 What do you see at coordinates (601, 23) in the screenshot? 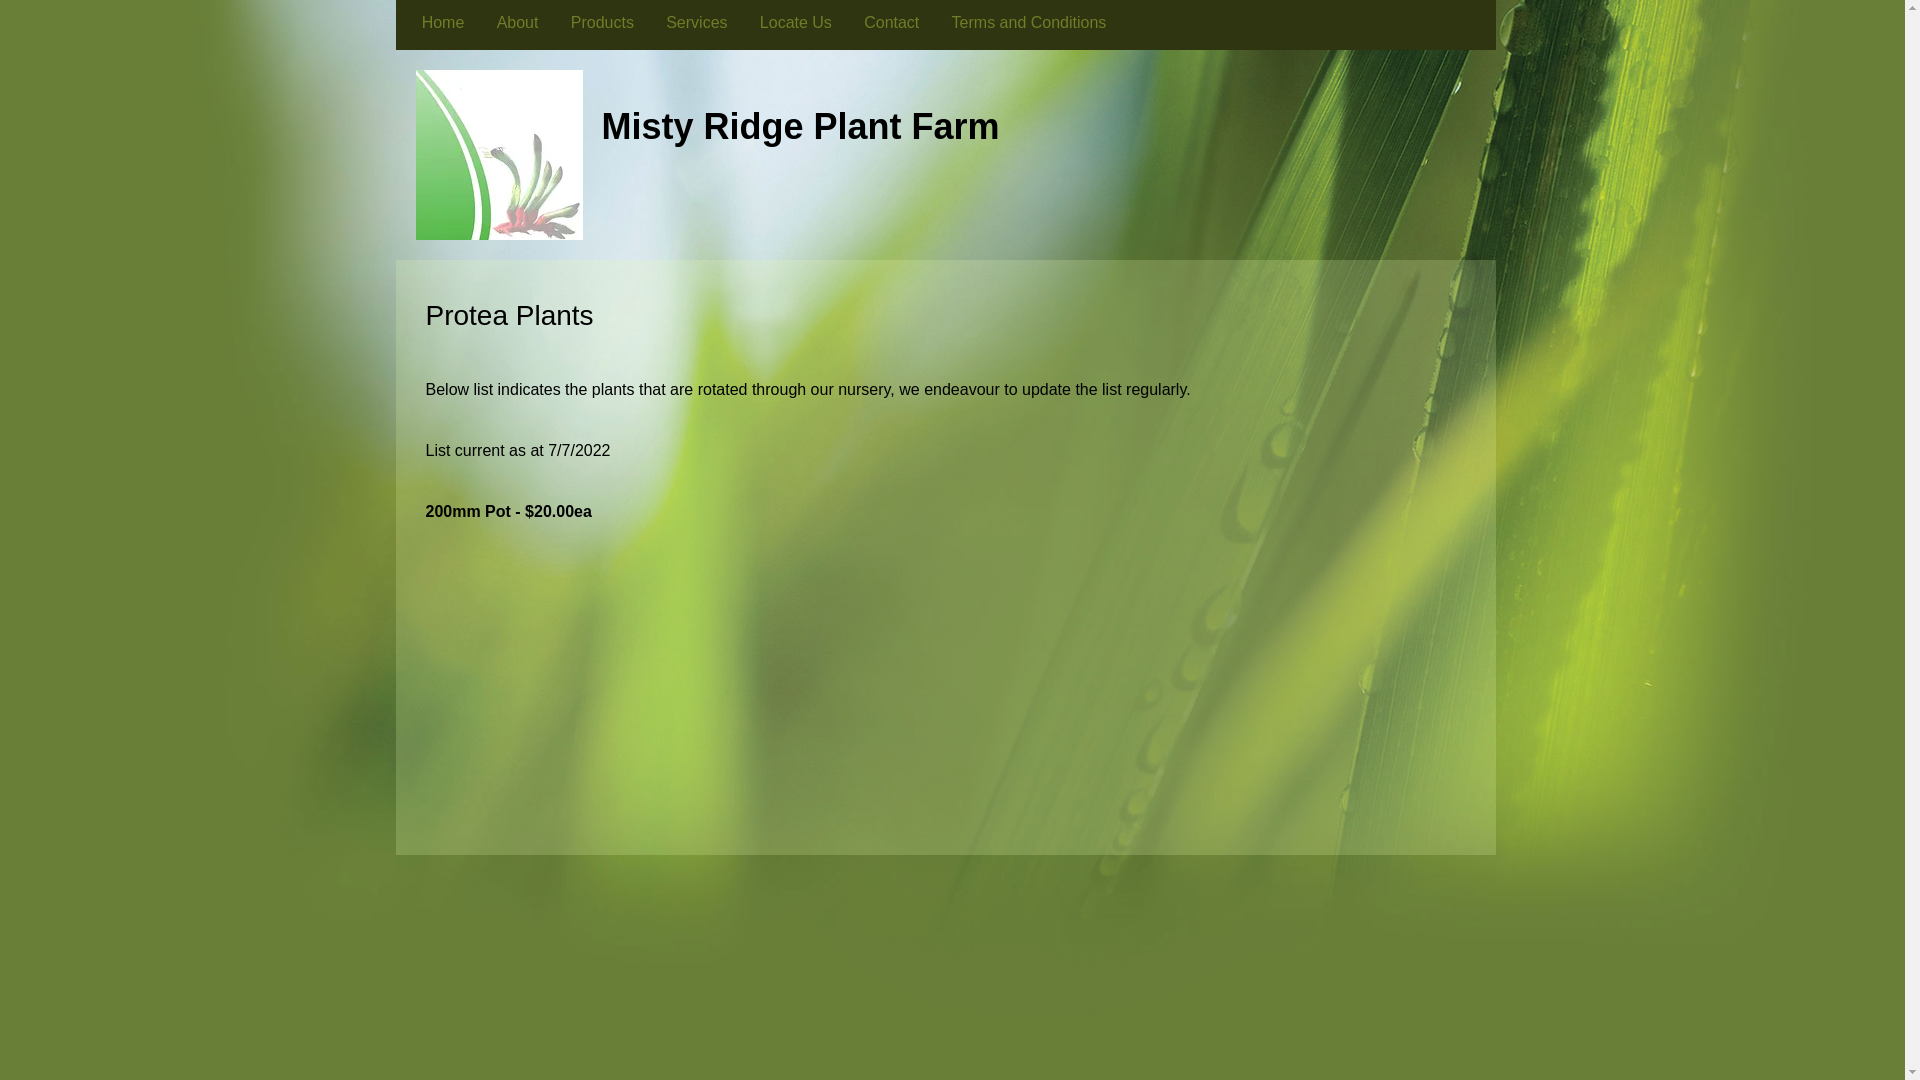
I see `'Products'` at bounding box center [601, 23].